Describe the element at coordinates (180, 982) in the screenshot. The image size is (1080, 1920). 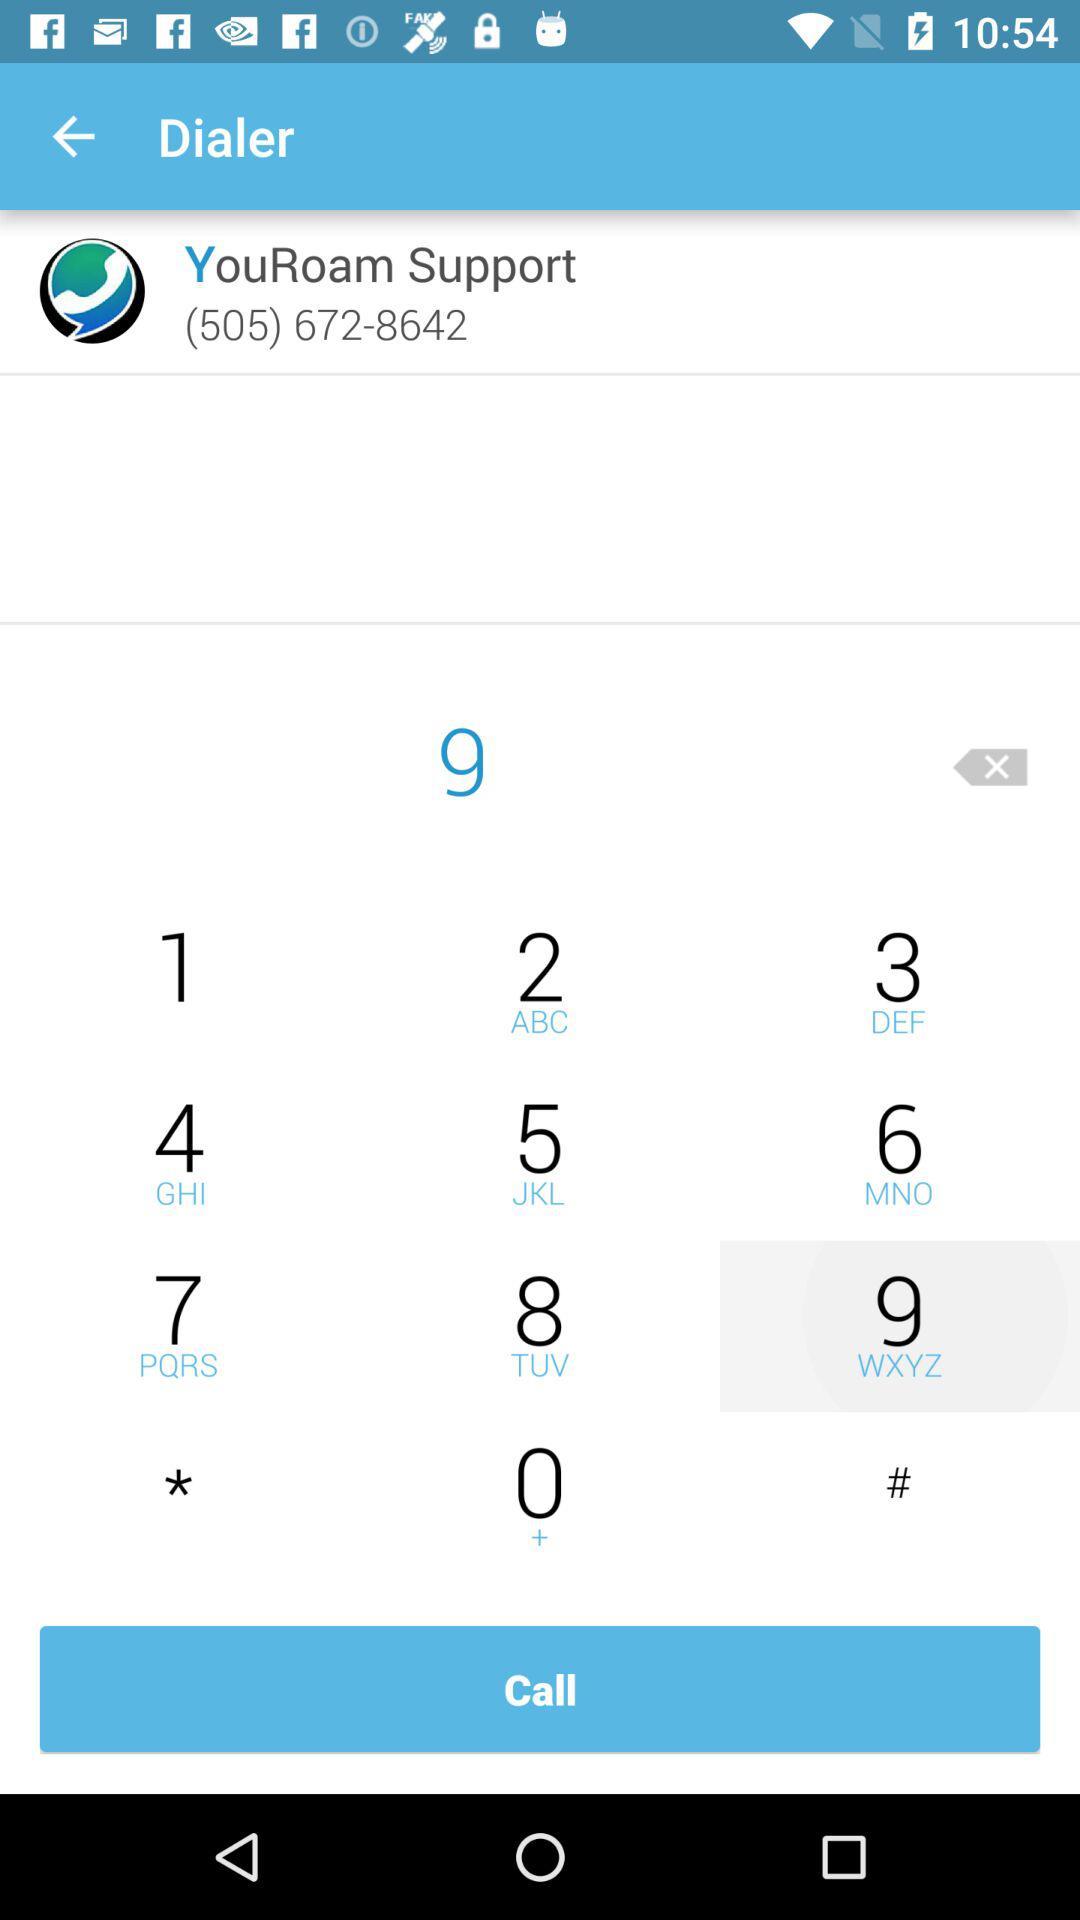
I see `press 1` at that location.